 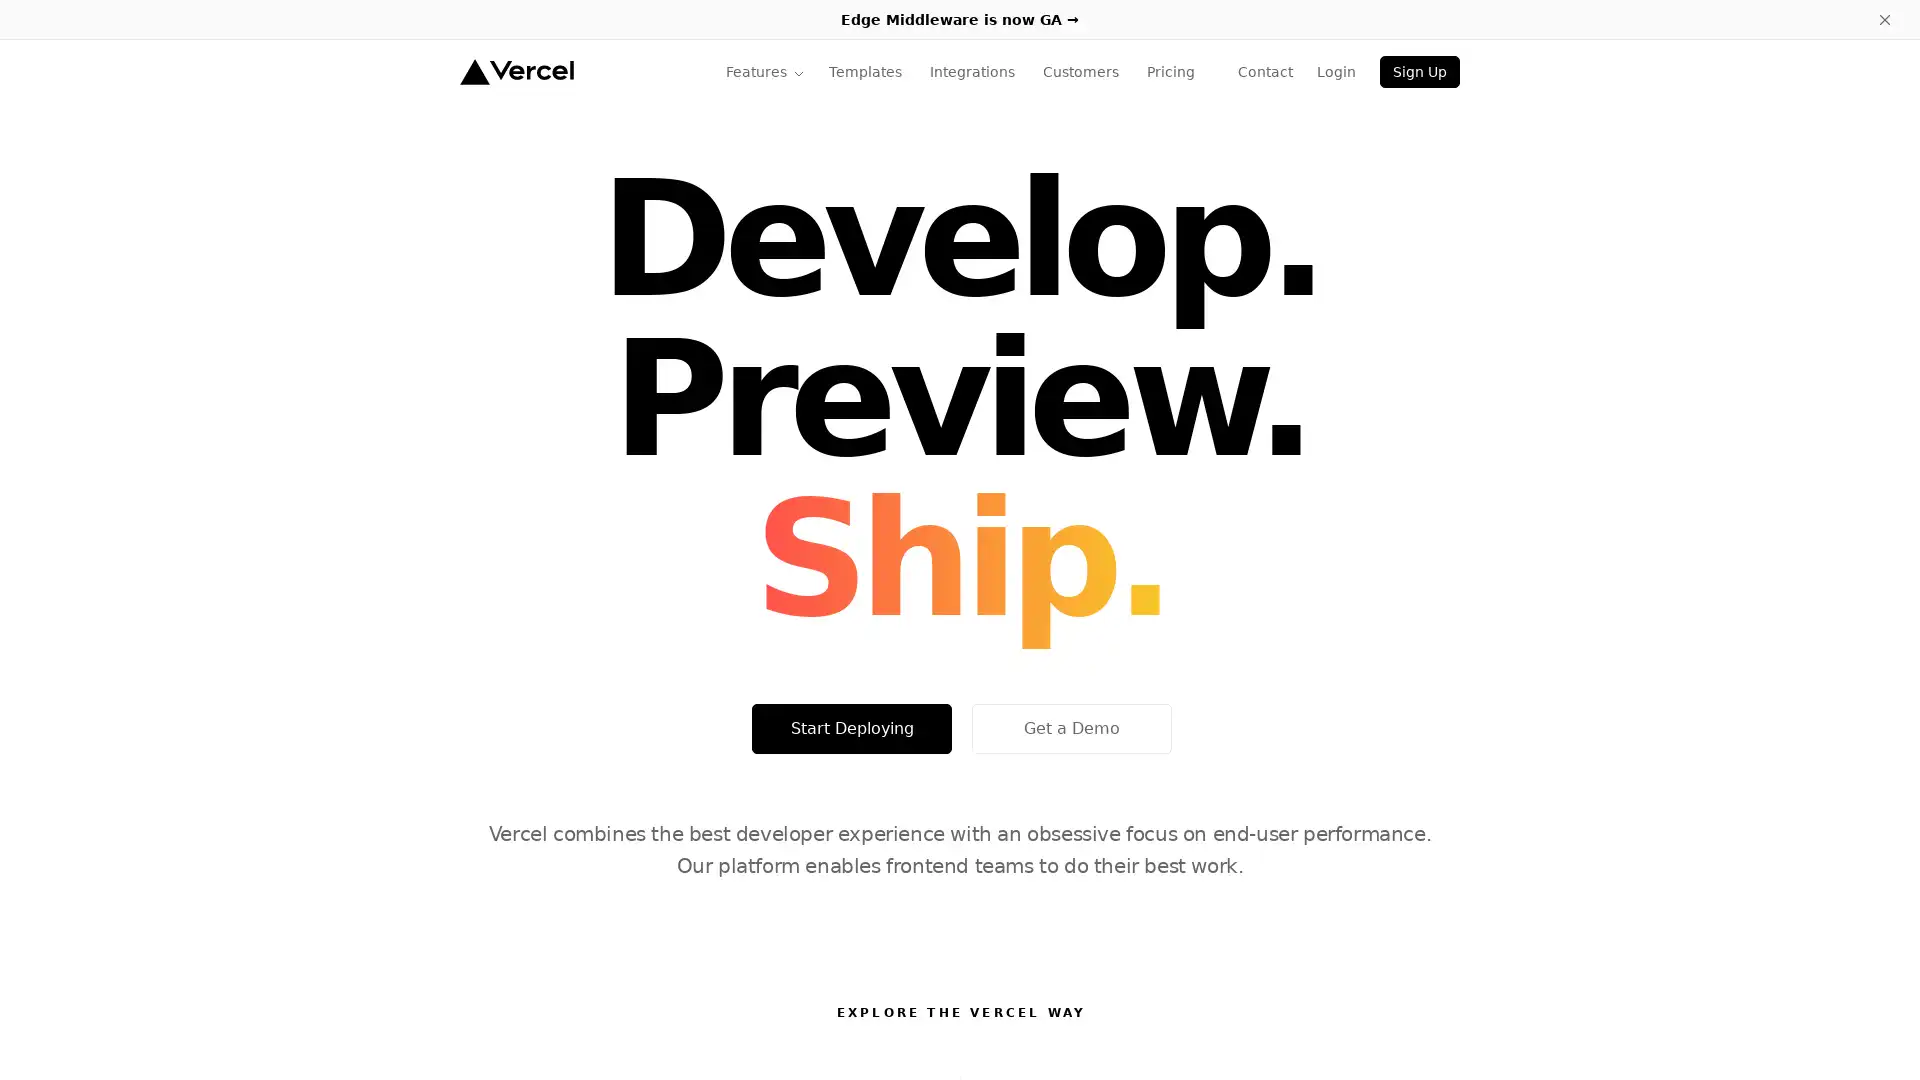 I want to click on home, so click(x=516, y=71).